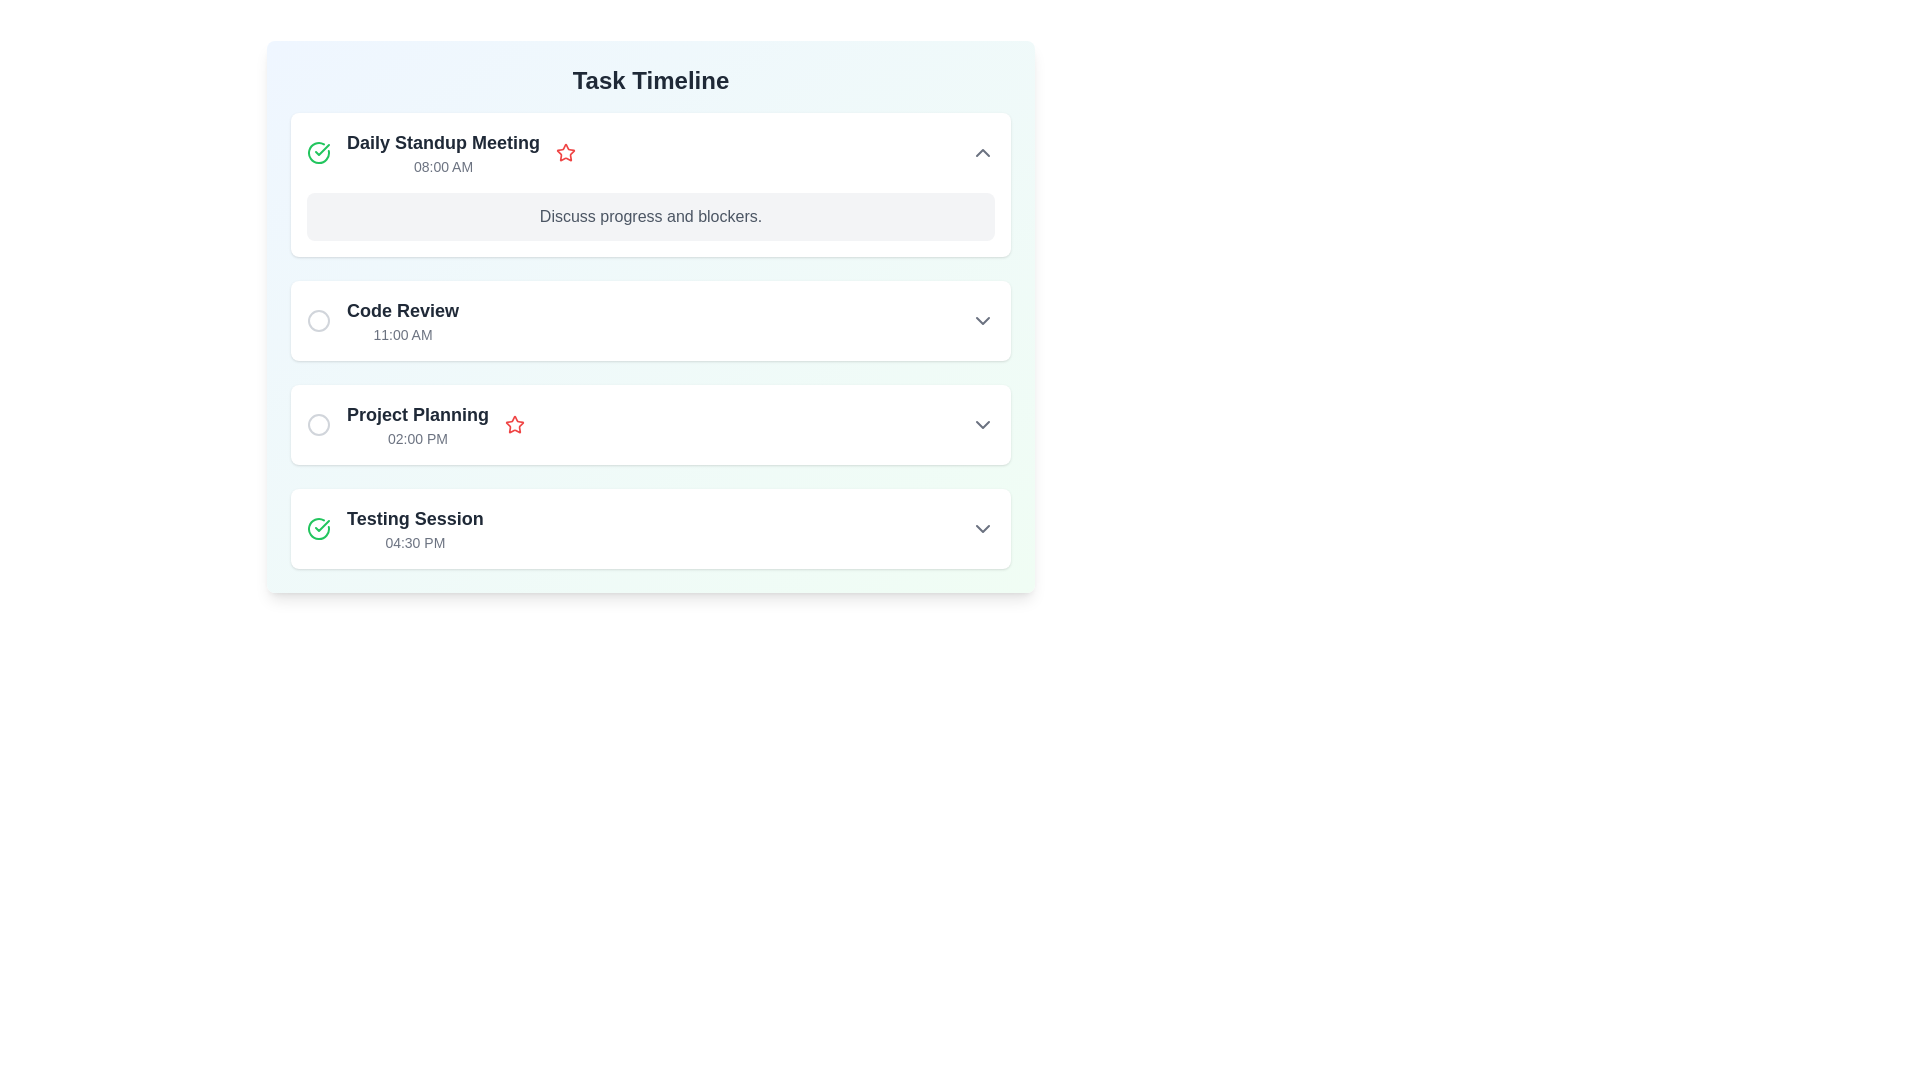 The image size is (1920, 1080). What do you see at coordinates (395, 527) in the screenshot?
I see `the scheduled task label with a green checkmark, title, and time in the 'Task Timeline' card, located below the 'Project Planning' item` at bounding box center [395, 527].